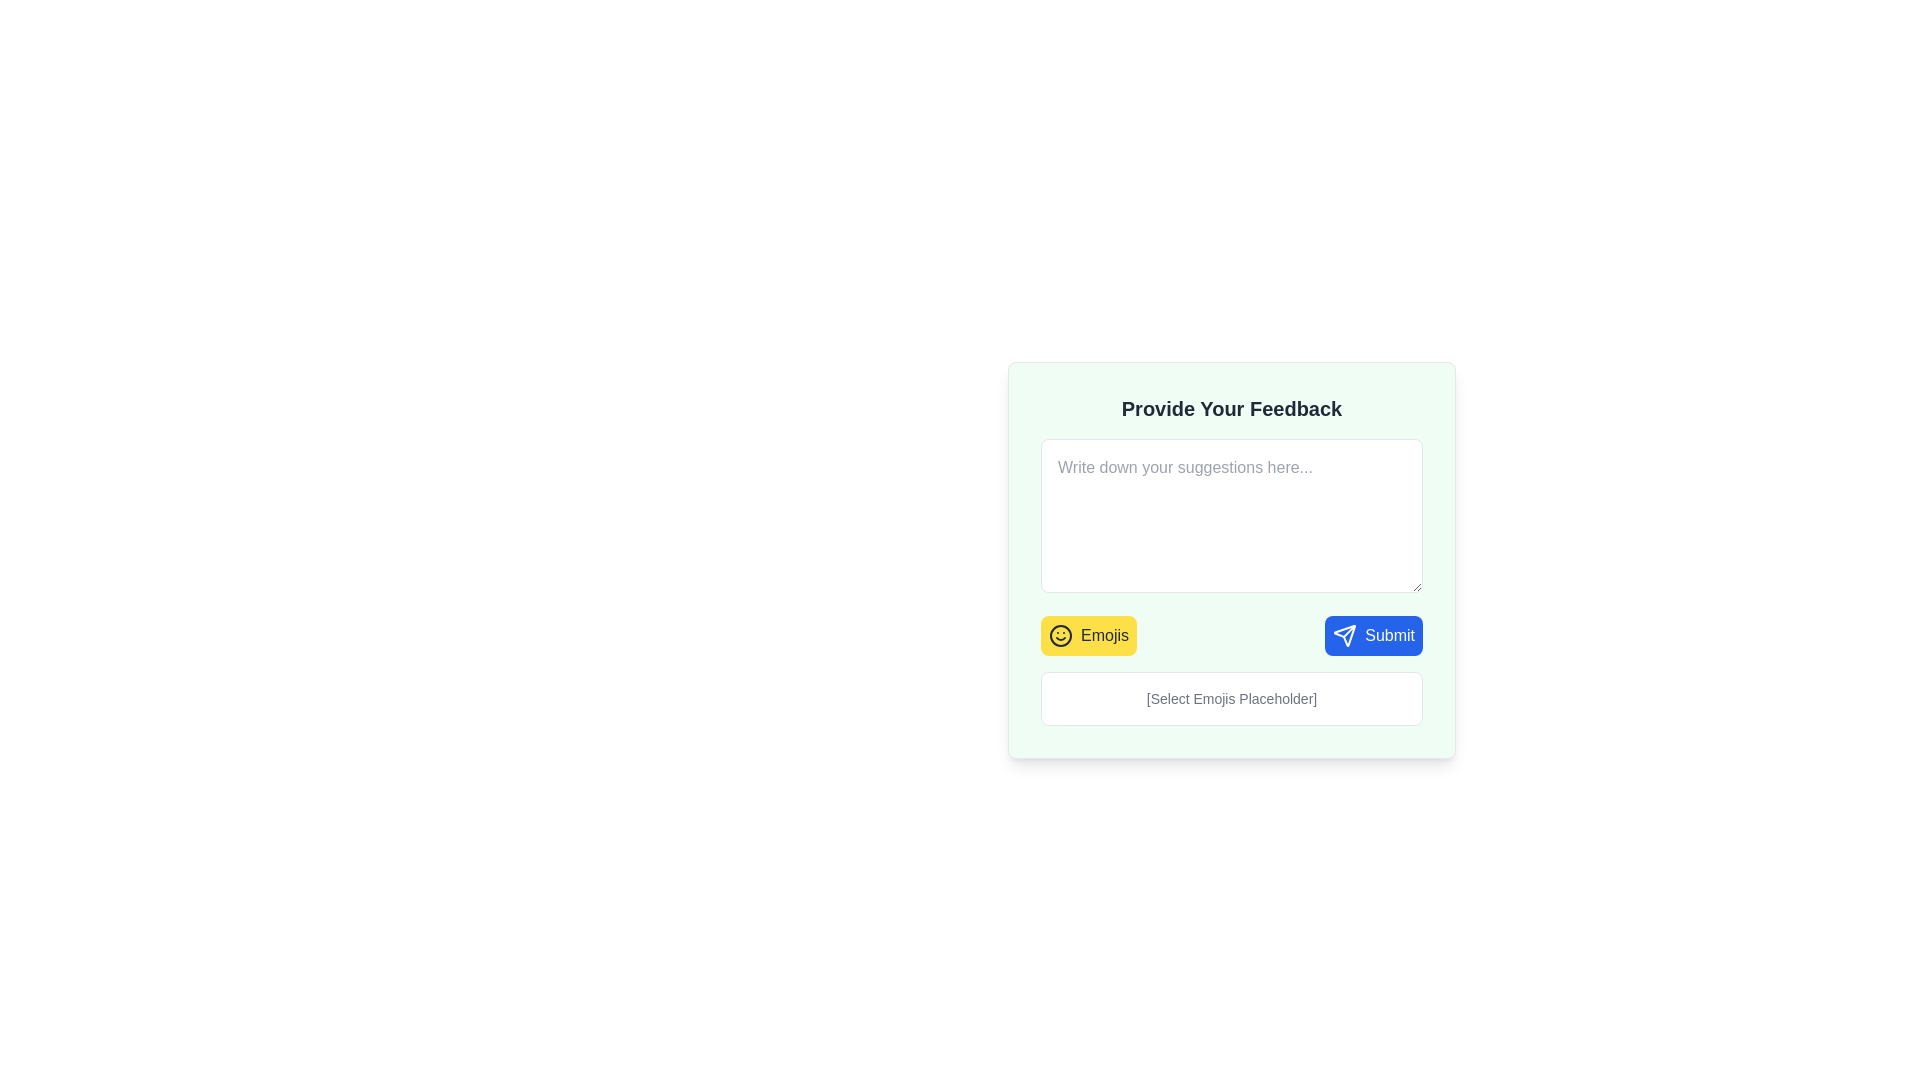  What do you see at coordinates (1231, 407) in the screenshot?
I see `the text label displaying 'Provide Your Feedback', which is prominently featured in large, bold text with dark gray color on a light green background` at bounding box center [1231, 407].